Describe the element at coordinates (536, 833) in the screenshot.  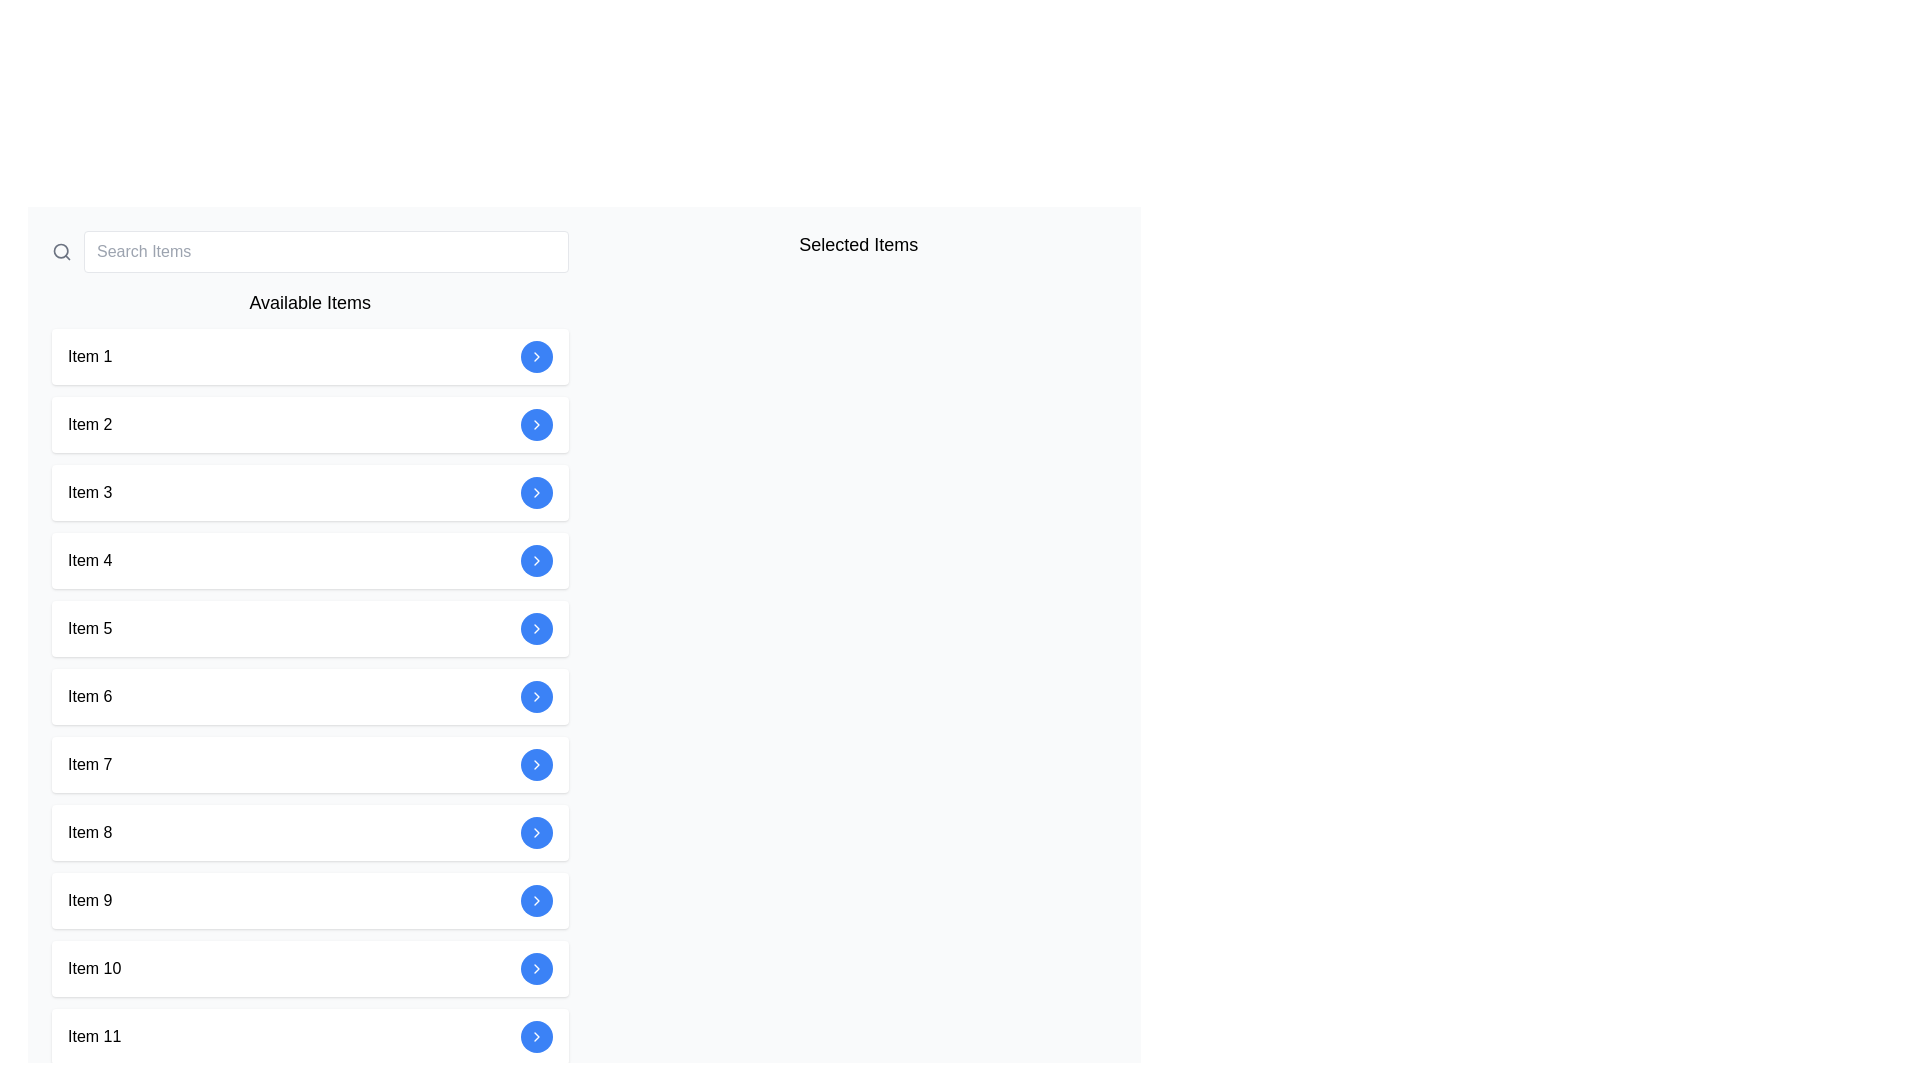
I see `the navigational button located to the far-right of the 'Item 8' block` at that location.